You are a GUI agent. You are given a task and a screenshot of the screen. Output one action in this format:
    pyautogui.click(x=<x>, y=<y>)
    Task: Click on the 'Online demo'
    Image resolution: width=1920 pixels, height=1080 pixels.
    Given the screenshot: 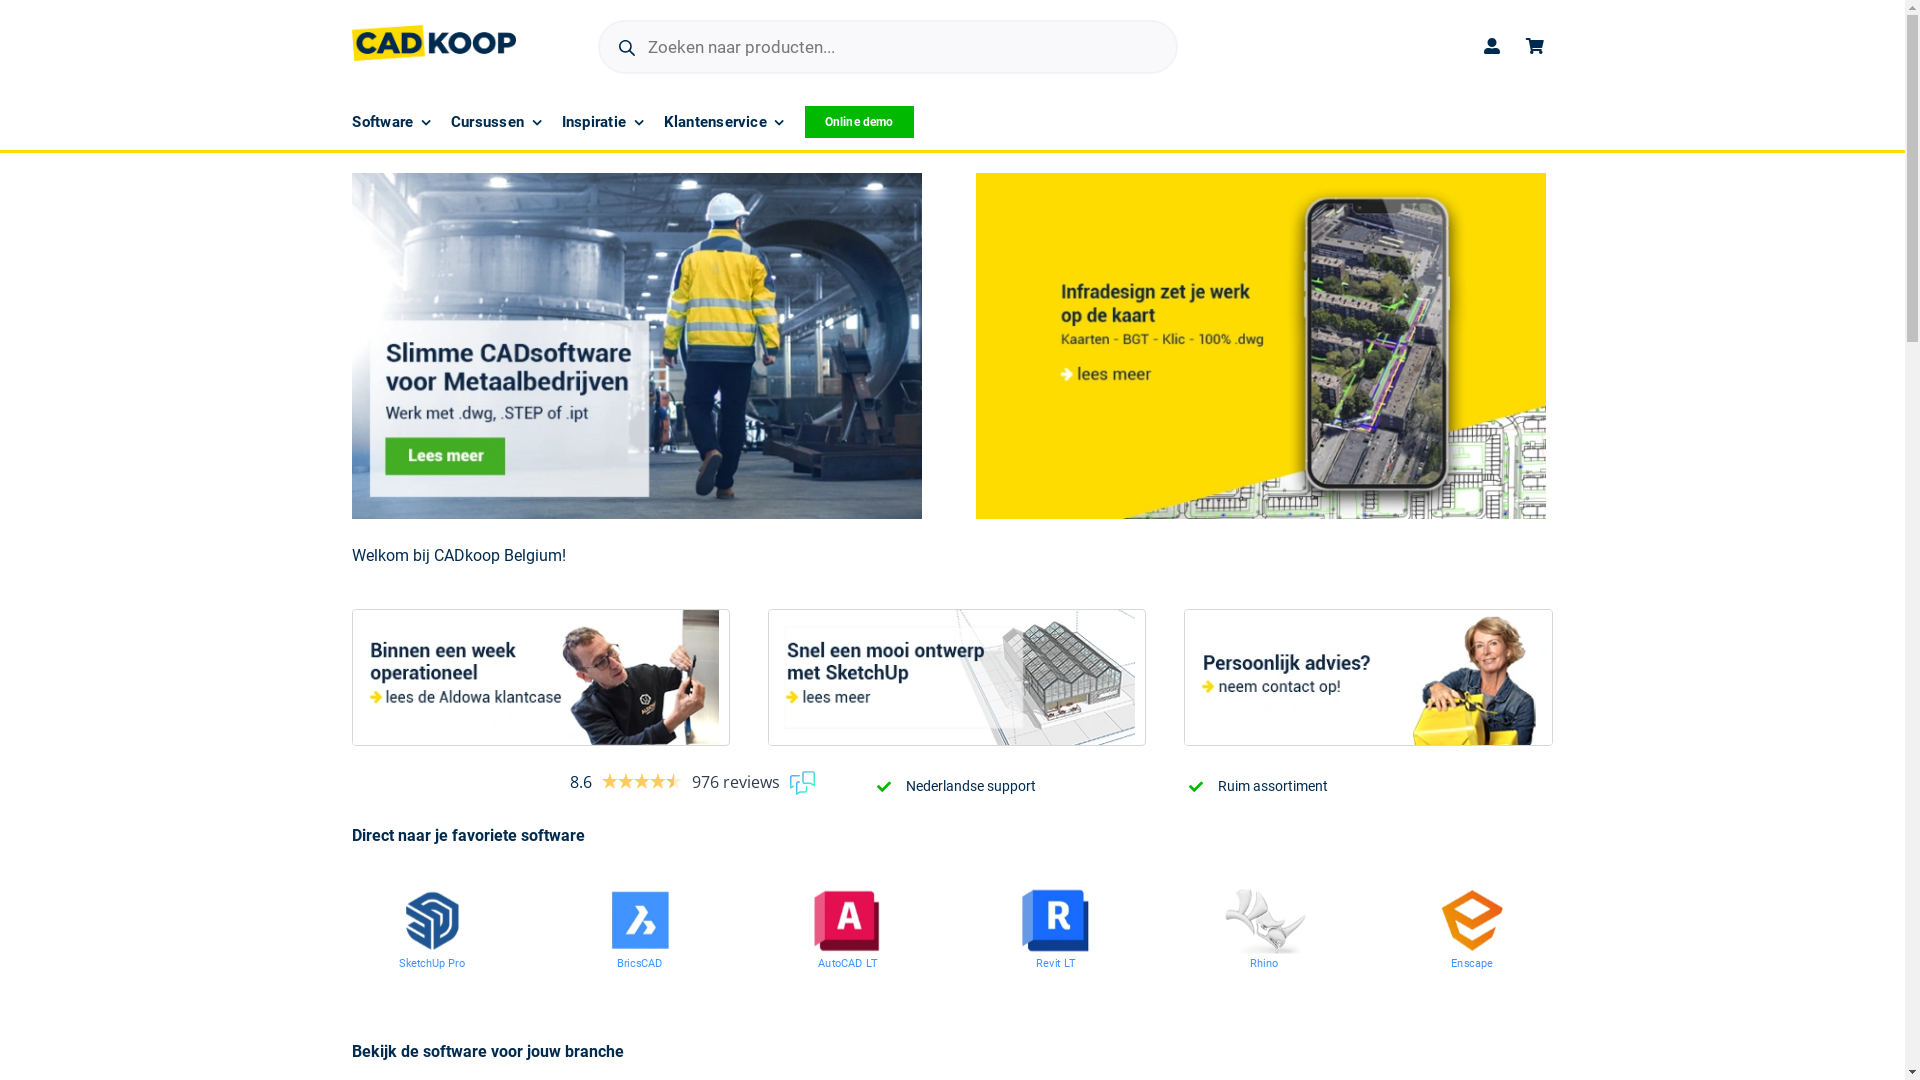 What is the action you would take?
    pyautogui.click(x=859, y=122)
    